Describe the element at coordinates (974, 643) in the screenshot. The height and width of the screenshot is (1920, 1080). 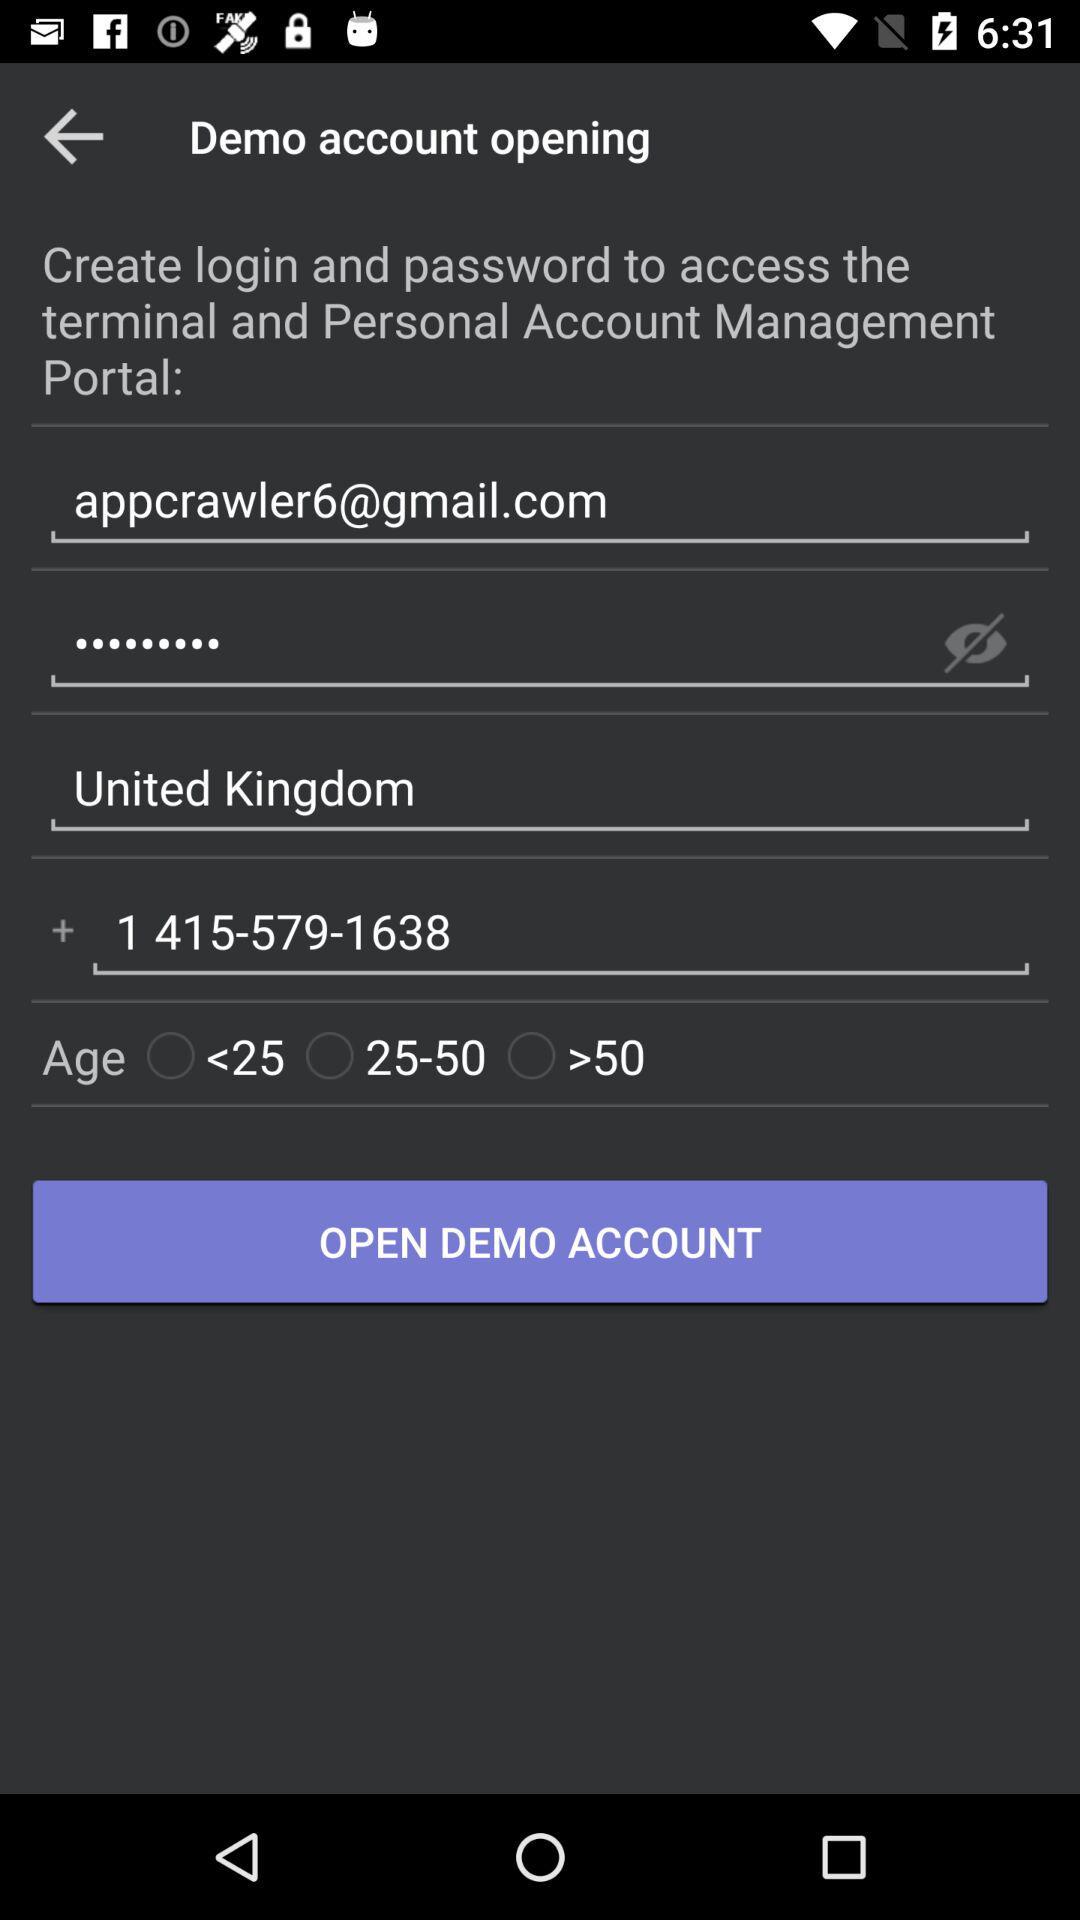
I see `show password` at that location.